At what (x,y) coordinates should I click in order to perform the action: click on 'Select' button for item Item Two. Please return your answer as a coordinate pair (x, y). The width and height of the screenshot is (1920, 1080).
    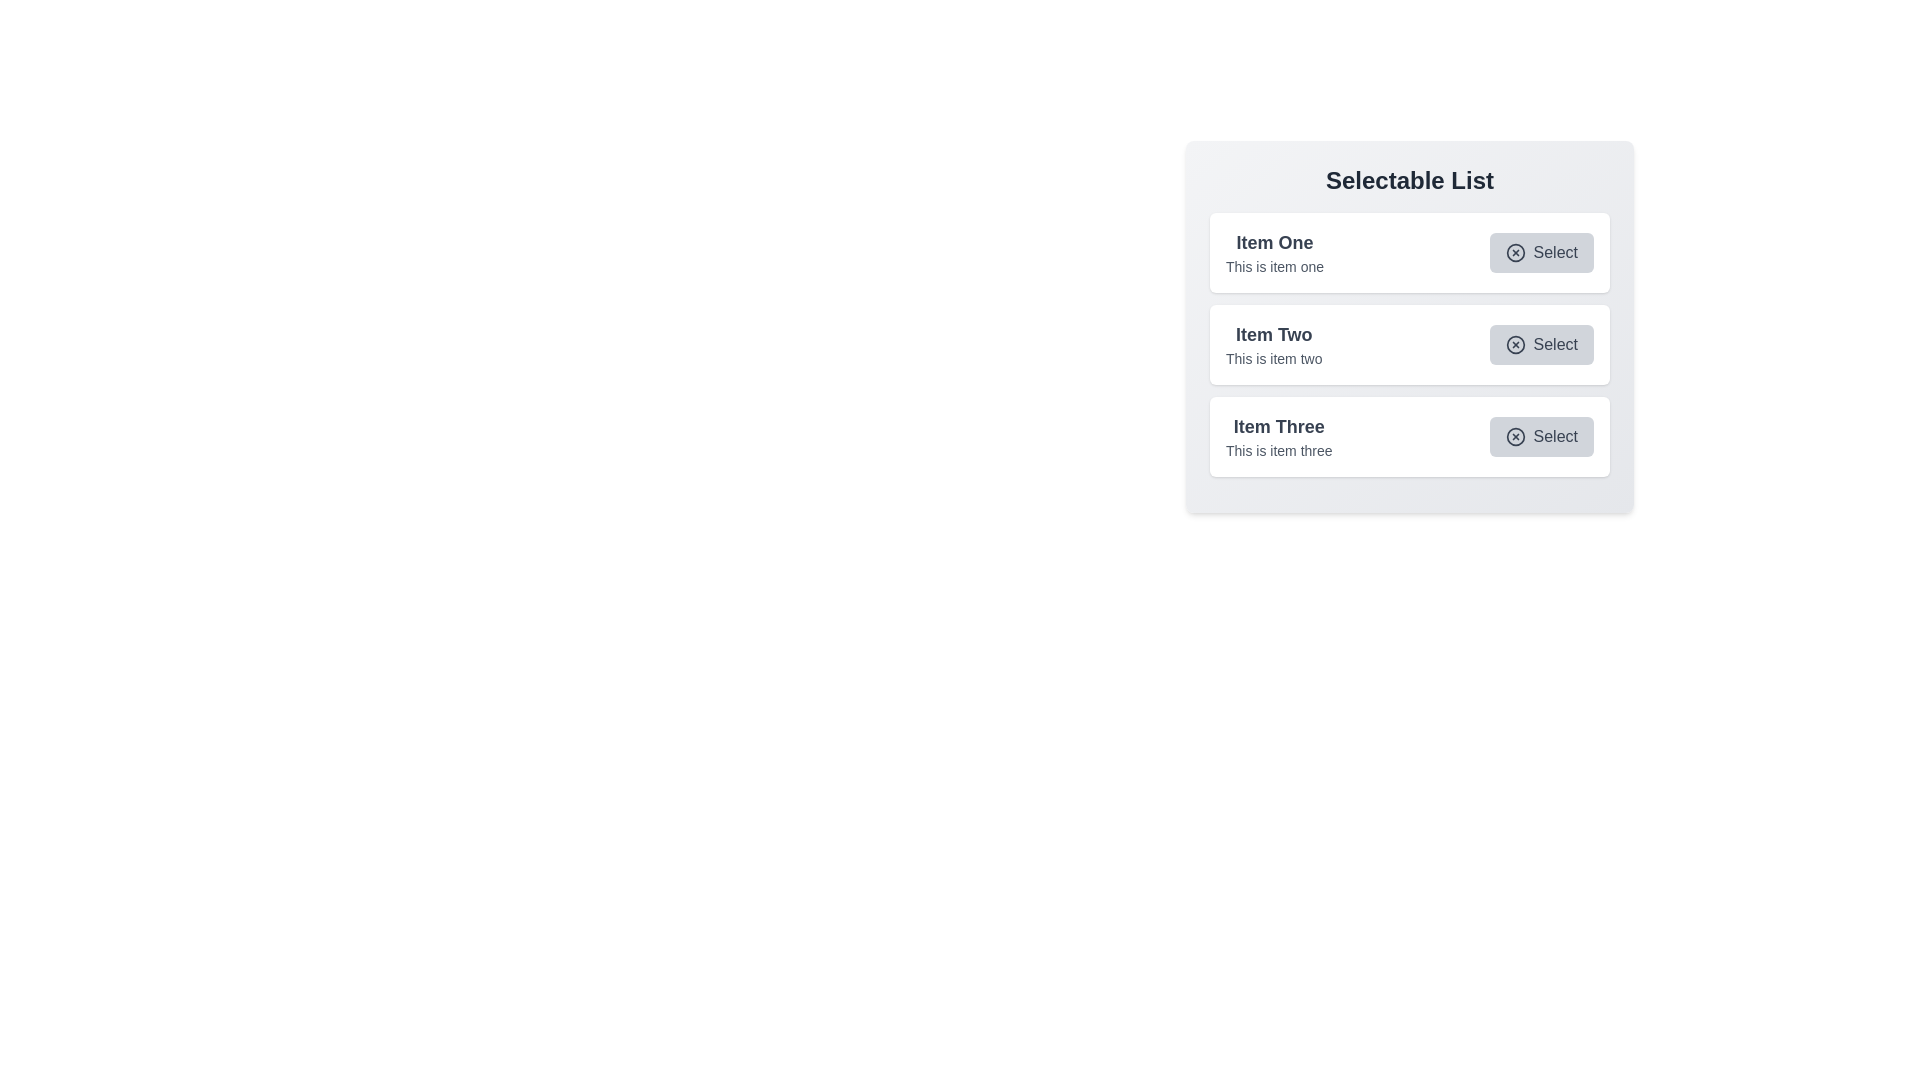
    Looking at the image, I should click on (1540, 343).